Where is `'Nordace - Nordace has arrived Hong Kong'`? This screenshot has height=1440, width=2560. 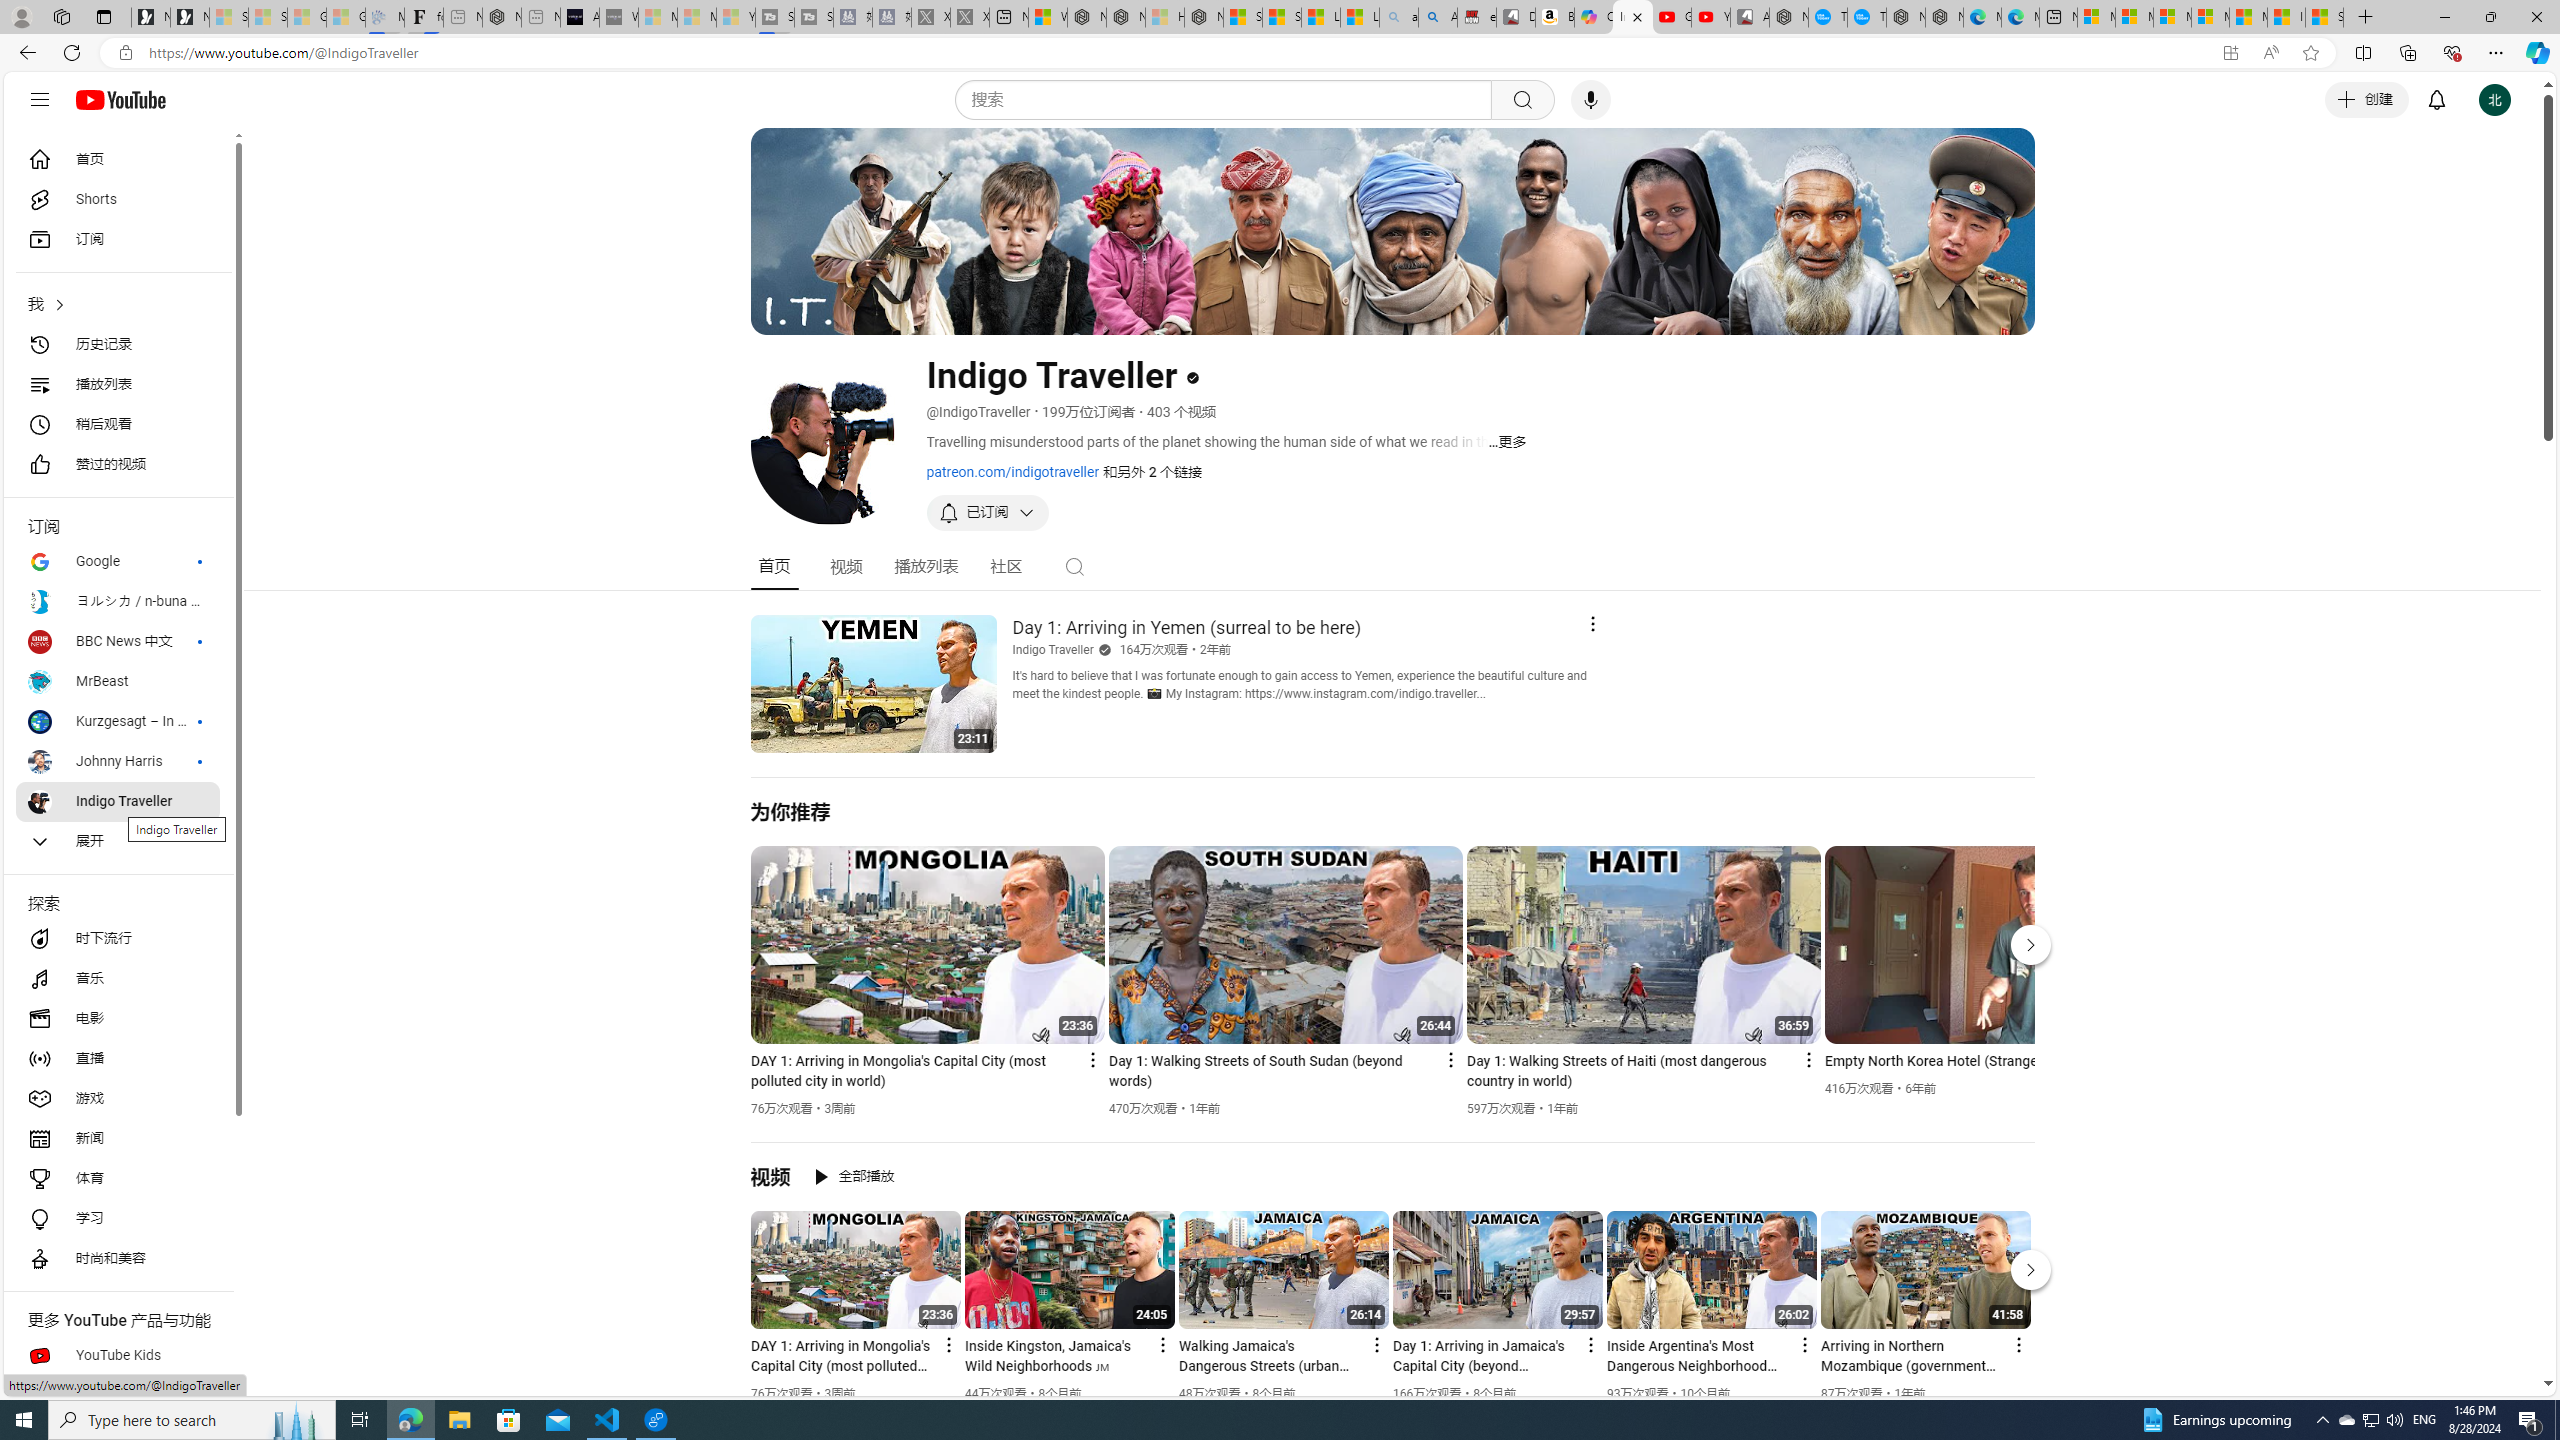
'Nordace - Nordace has arrived Hong Kong' is located at coordinates (1944, 16).